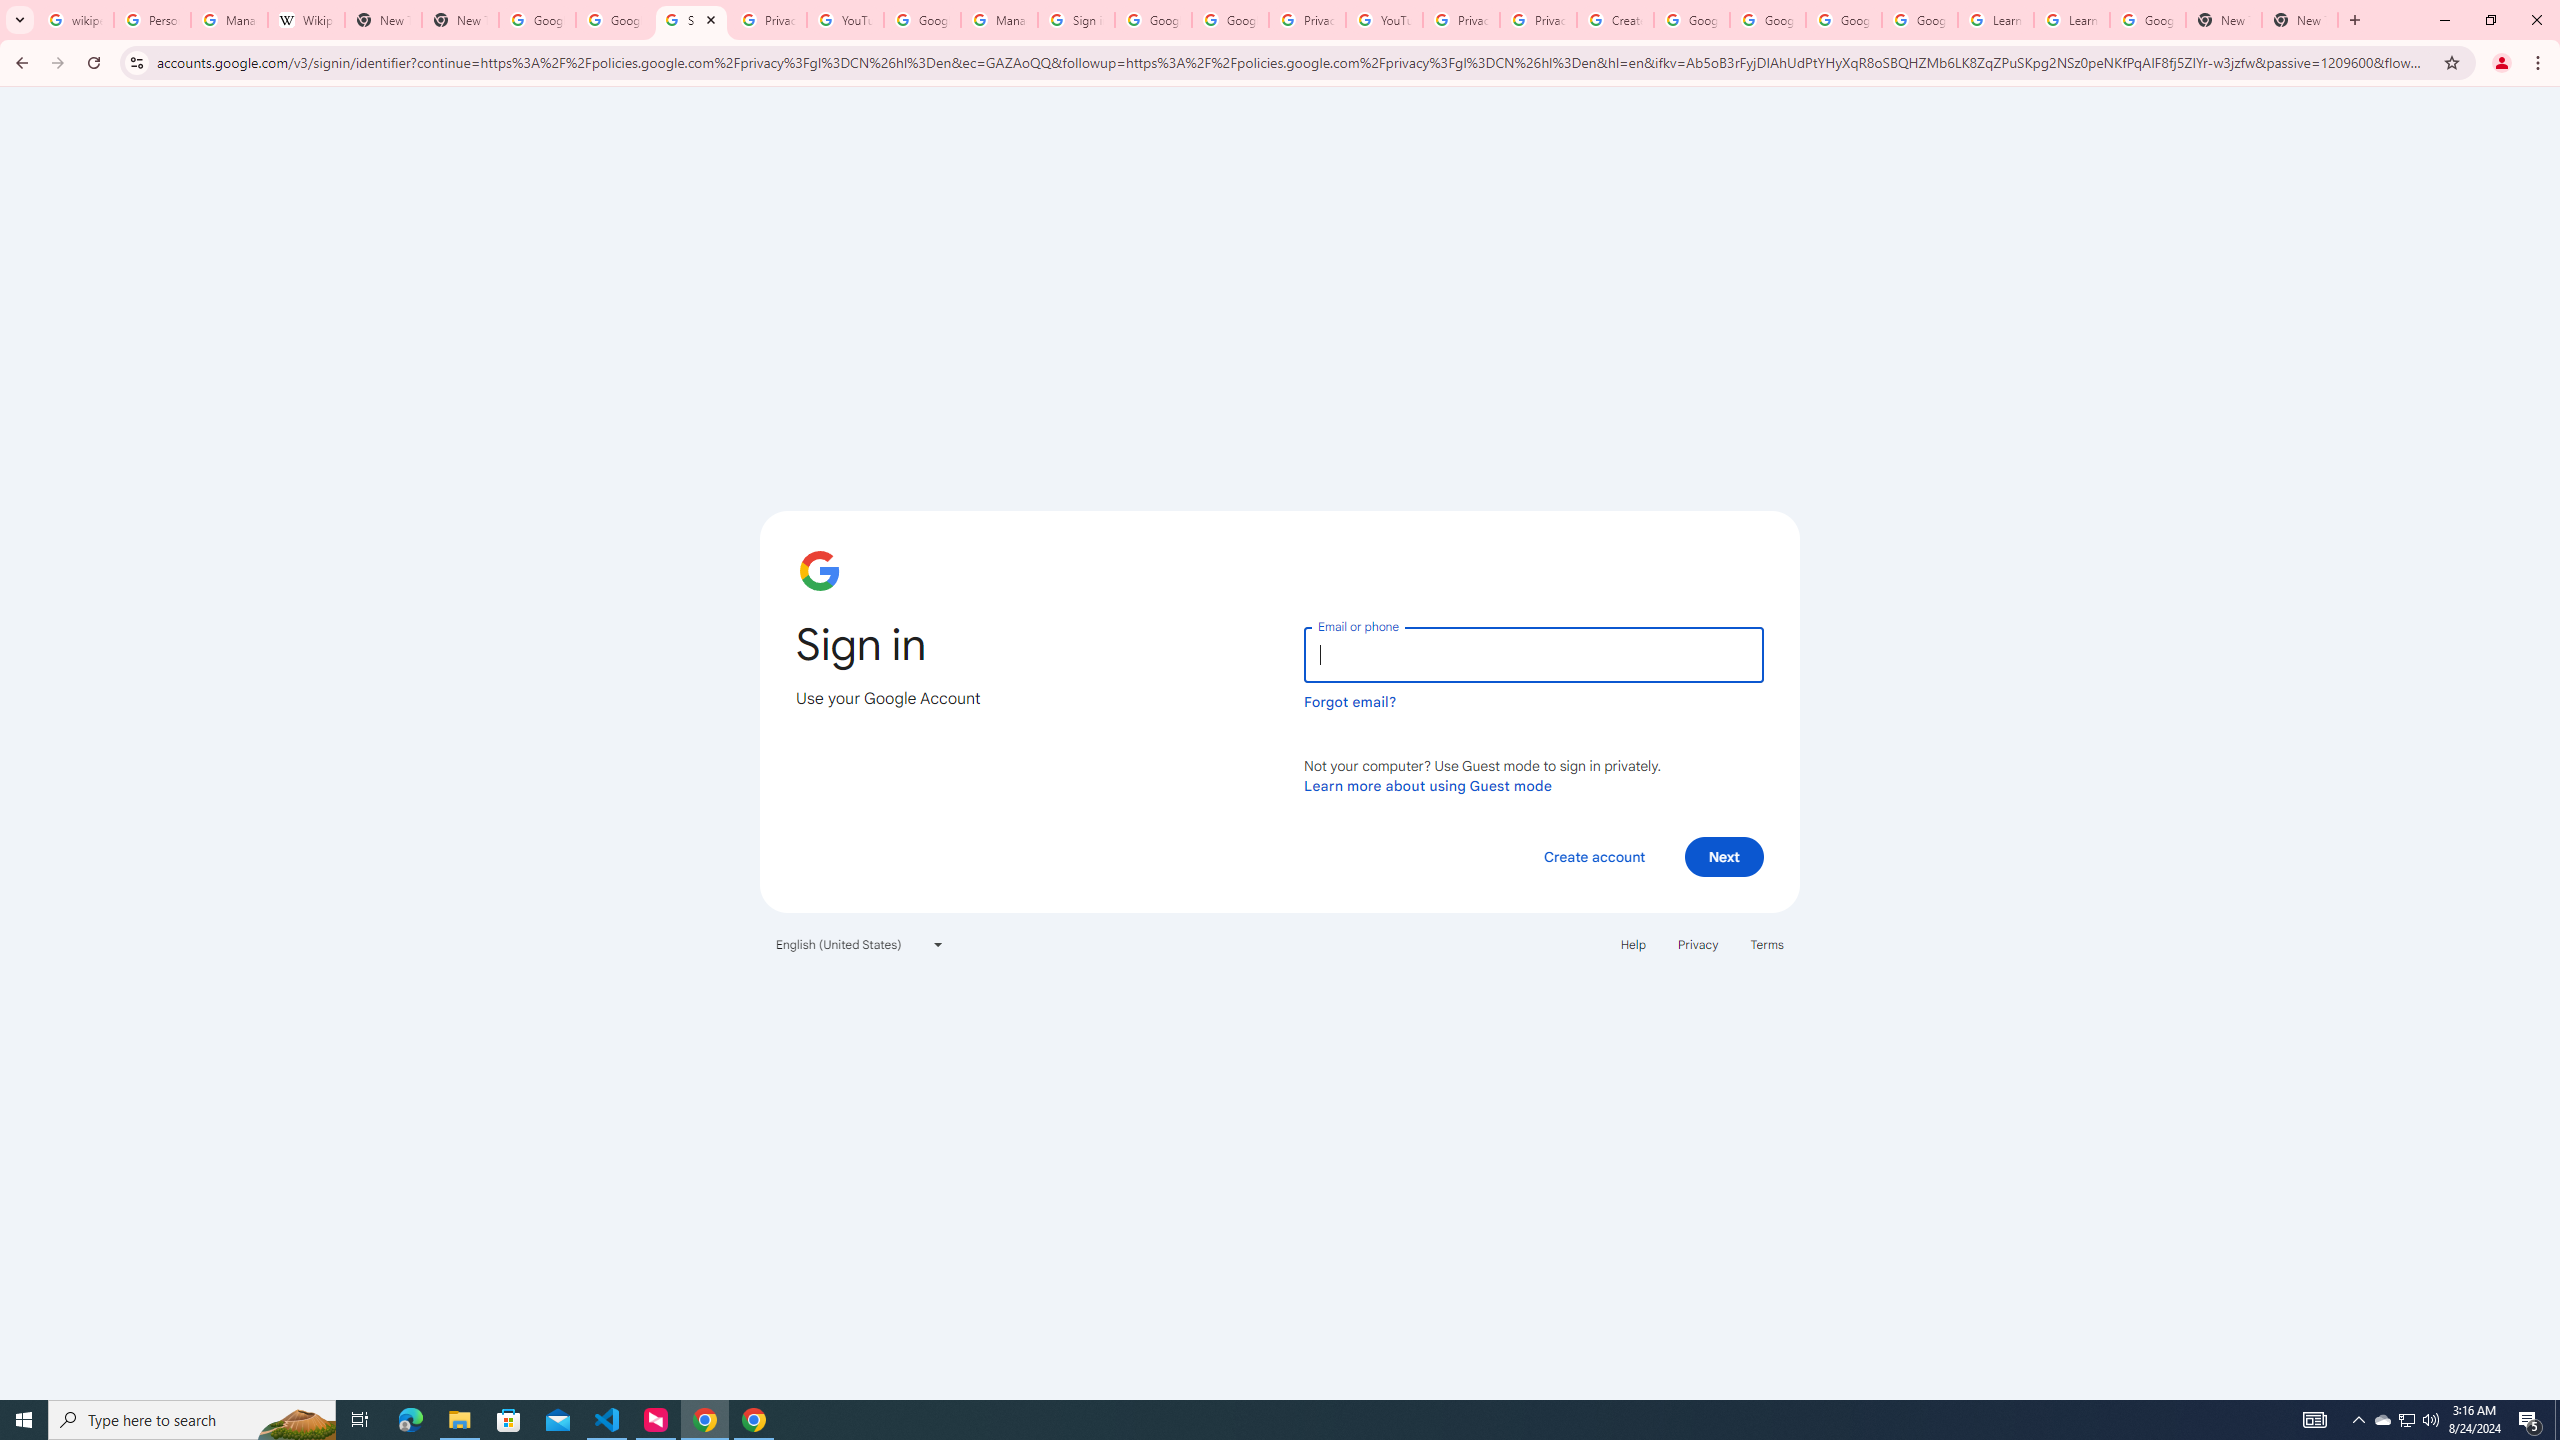 Image resolution: width=2560 pixels, height=1440 pixels. I want to click on 'New Tab', so click(2299, 19).